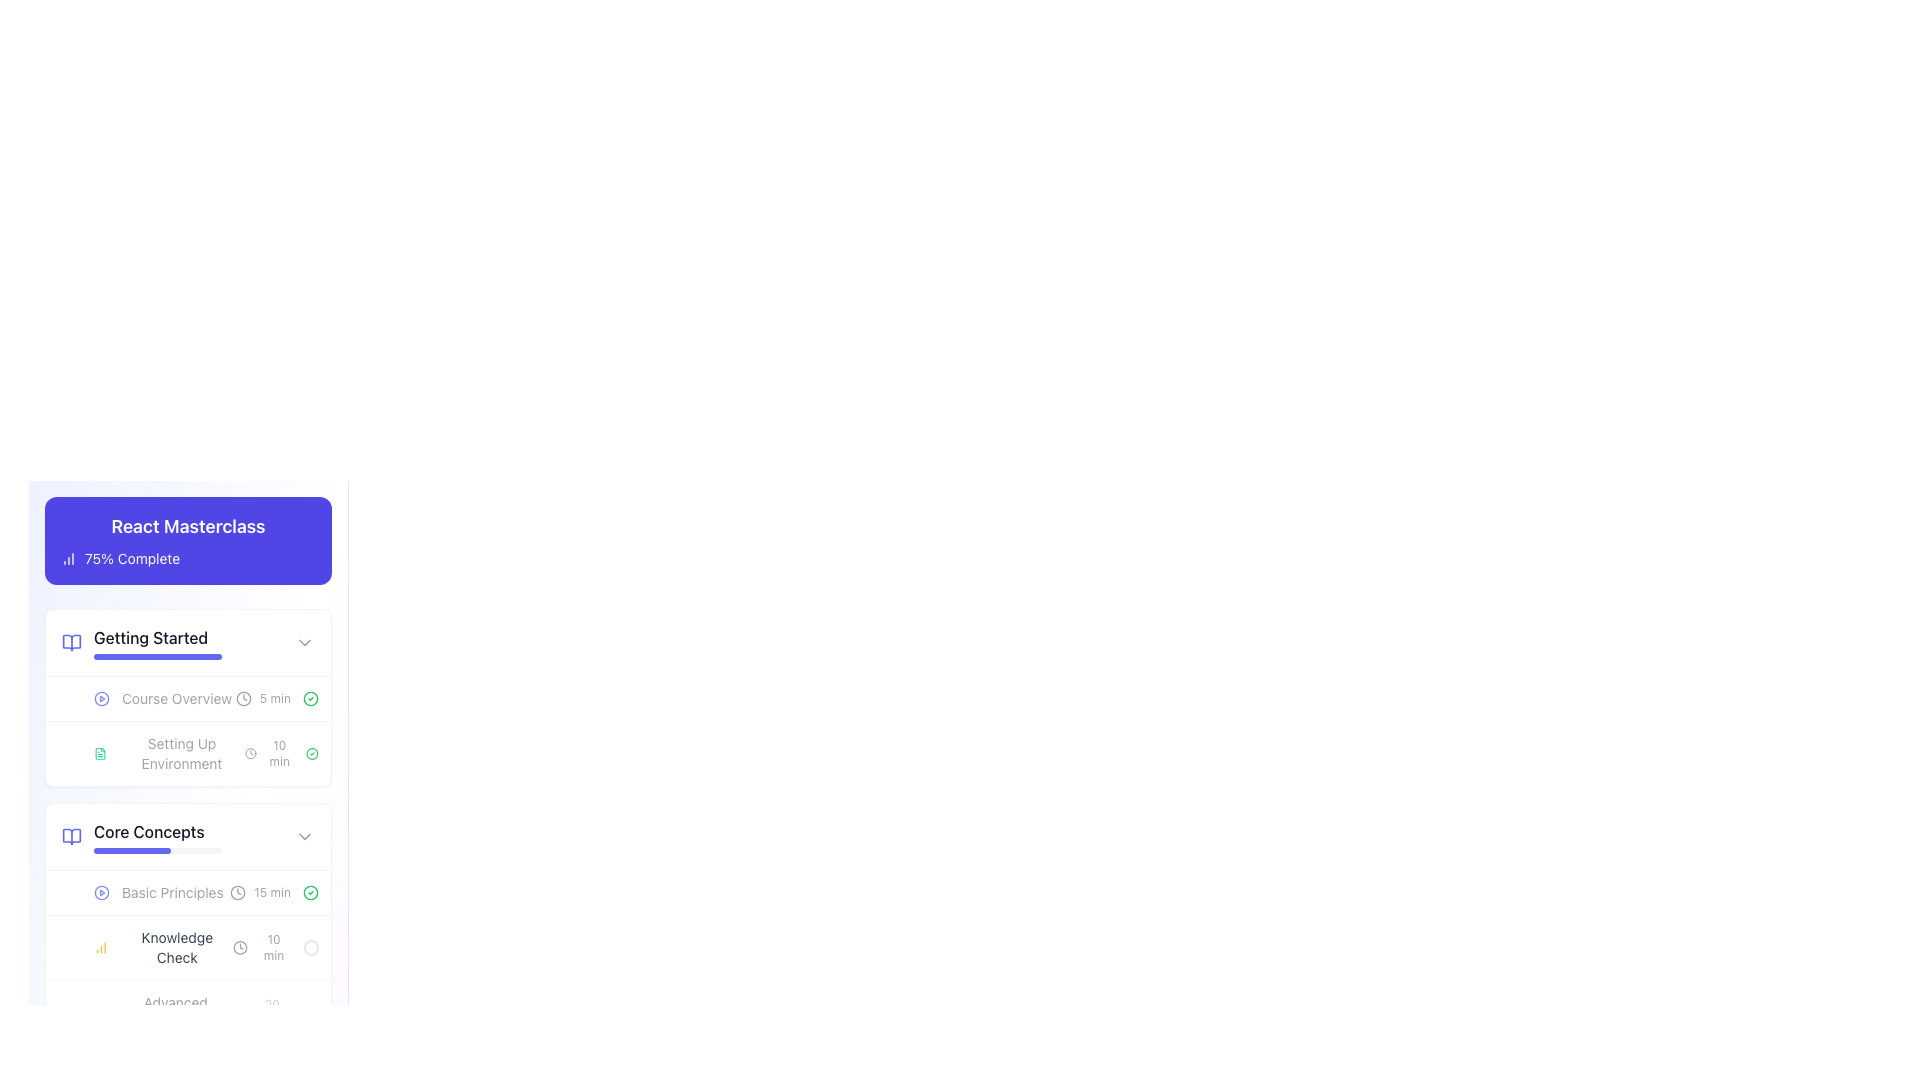 The image size is (1920, 1080). Describe the element at coordinates (68, 559) in the screenshot. I see `the small monochrome column chart icon located to the left of the text '75% Complete' within the 'React Masterclass' section` at that location.